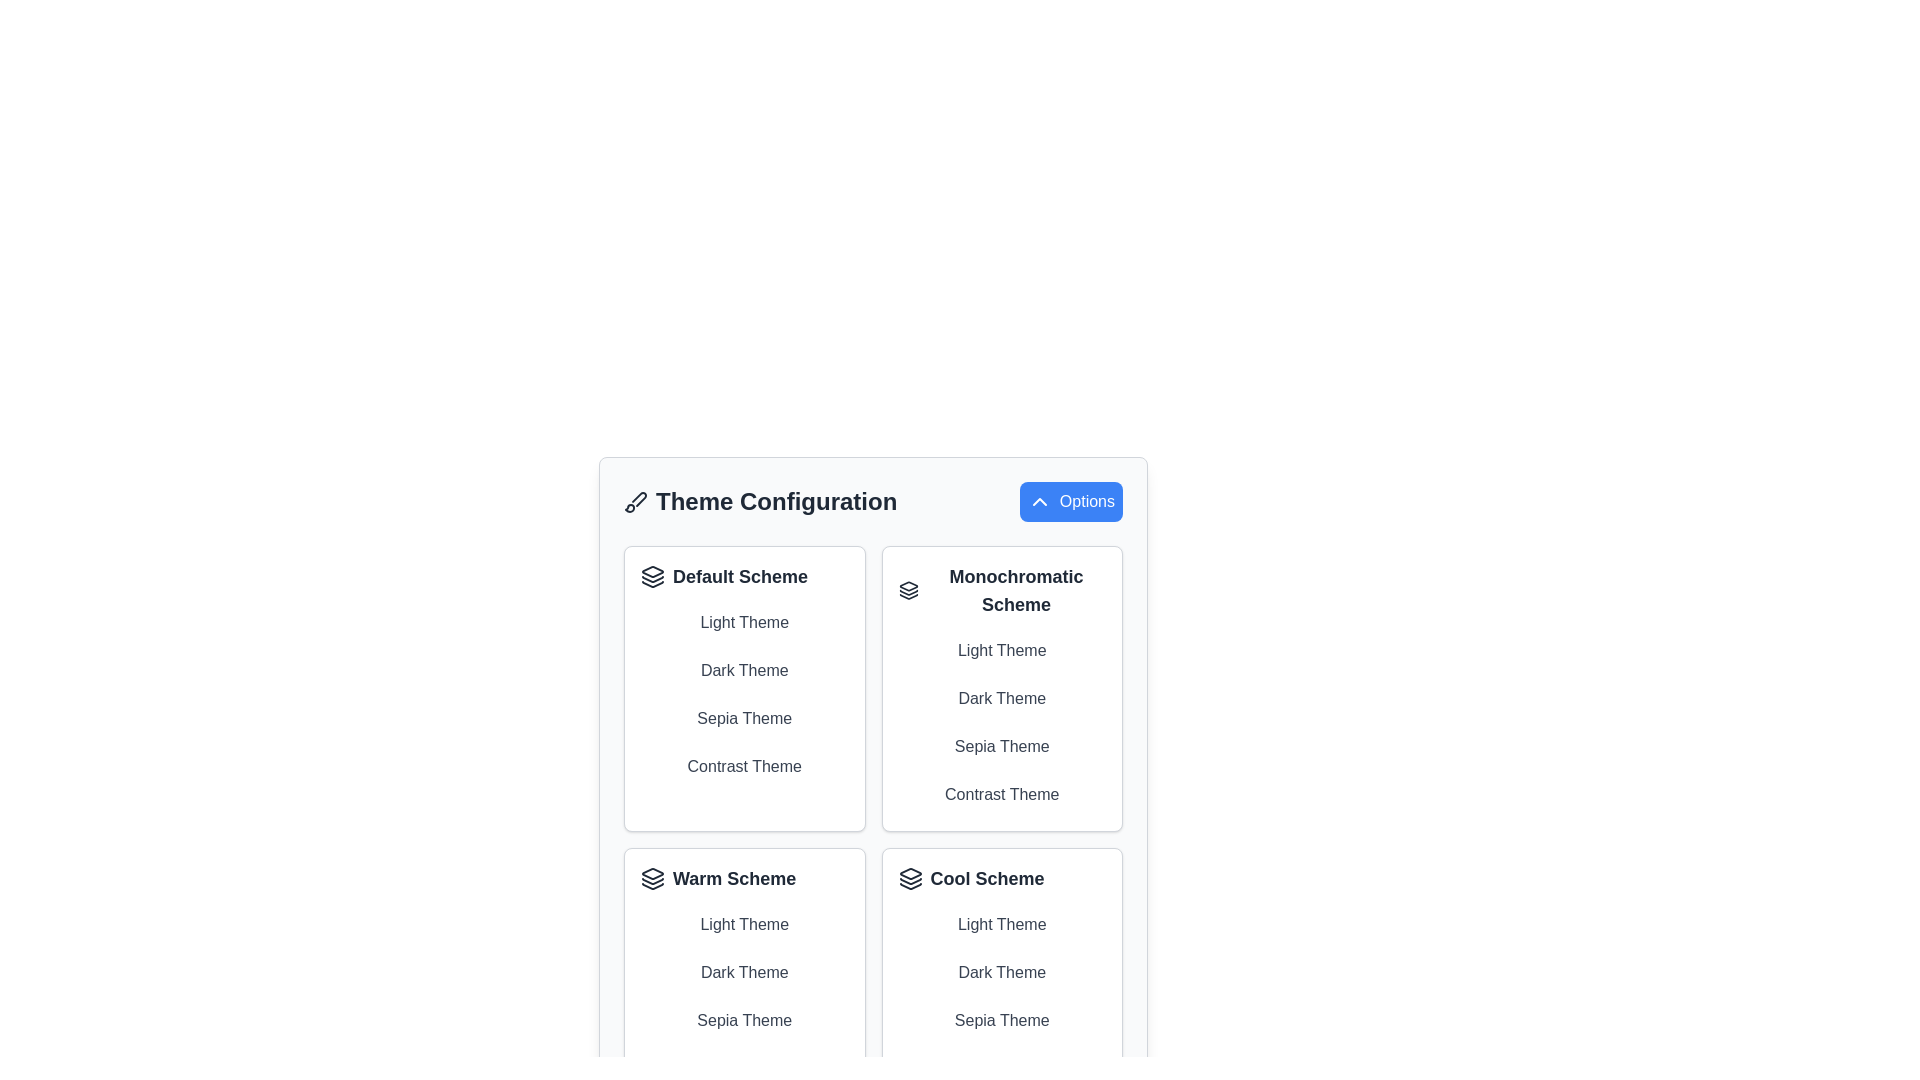 Image resolution: width=1920 pixels, height=1080 pixels. What do you see at coordinates (743, 622) in the screenshot?
I see `the 'Light Theme' text button, which is the first option in the 'Default Scheme' column styled with a rounded rectangle background and medium gray font` at bounding box center [743, 622].